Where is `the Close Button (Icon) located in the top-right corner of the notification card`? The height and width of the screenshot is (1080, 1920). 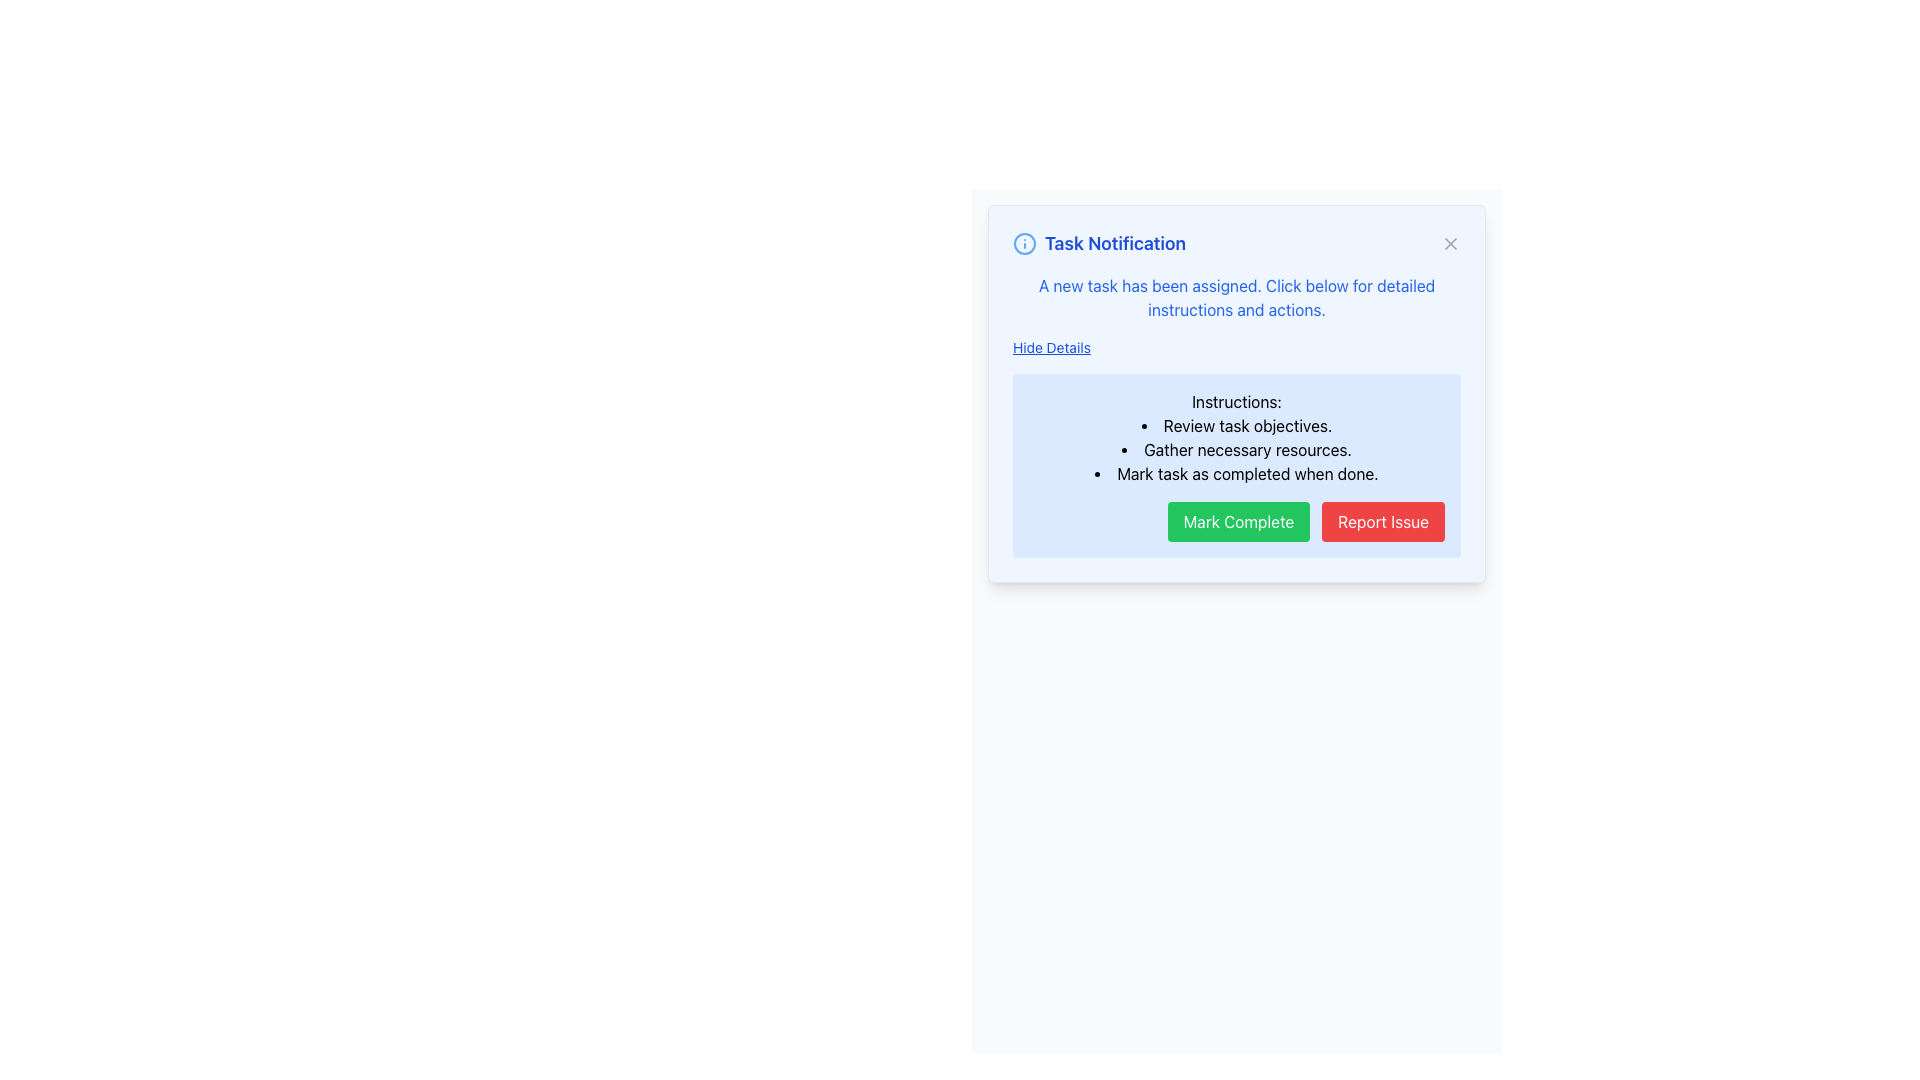 the Close Button (Icon) located in the top-right corner of the notification card is located at coordinates (1450, 242).